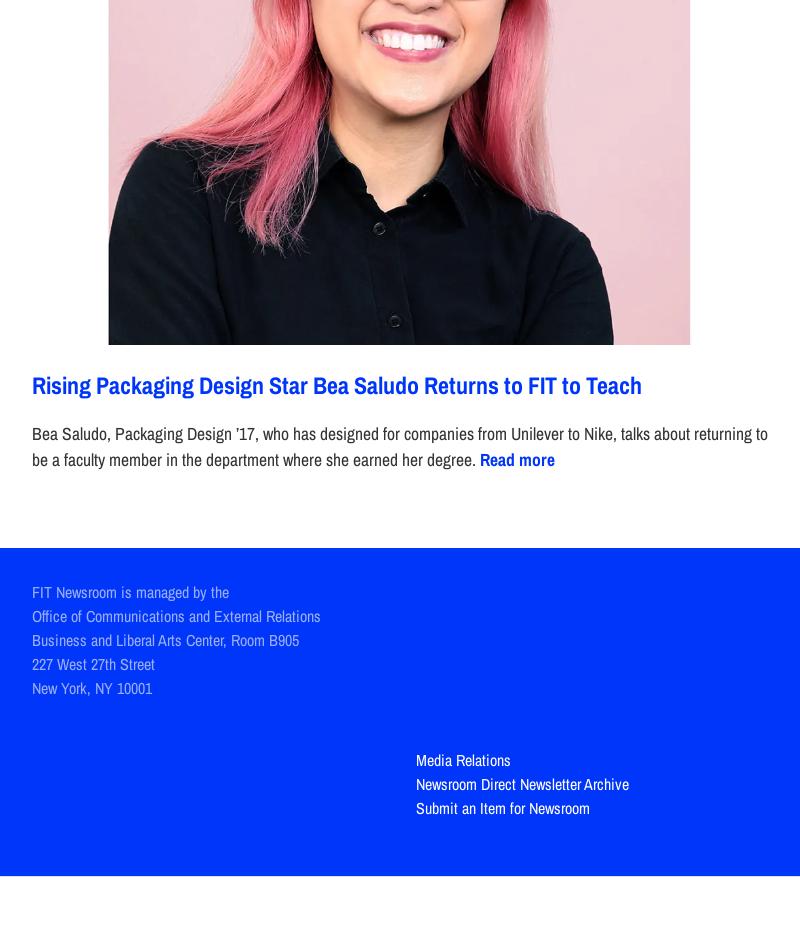 This screenshot has width=800, height=929. I want to click on 'Bea Saludo, Packaging Design ’17, who has designed for companies from Unilever to Nike, talks about returning to be a faculty member in the department where she earned her degree.', so click(400, 445).